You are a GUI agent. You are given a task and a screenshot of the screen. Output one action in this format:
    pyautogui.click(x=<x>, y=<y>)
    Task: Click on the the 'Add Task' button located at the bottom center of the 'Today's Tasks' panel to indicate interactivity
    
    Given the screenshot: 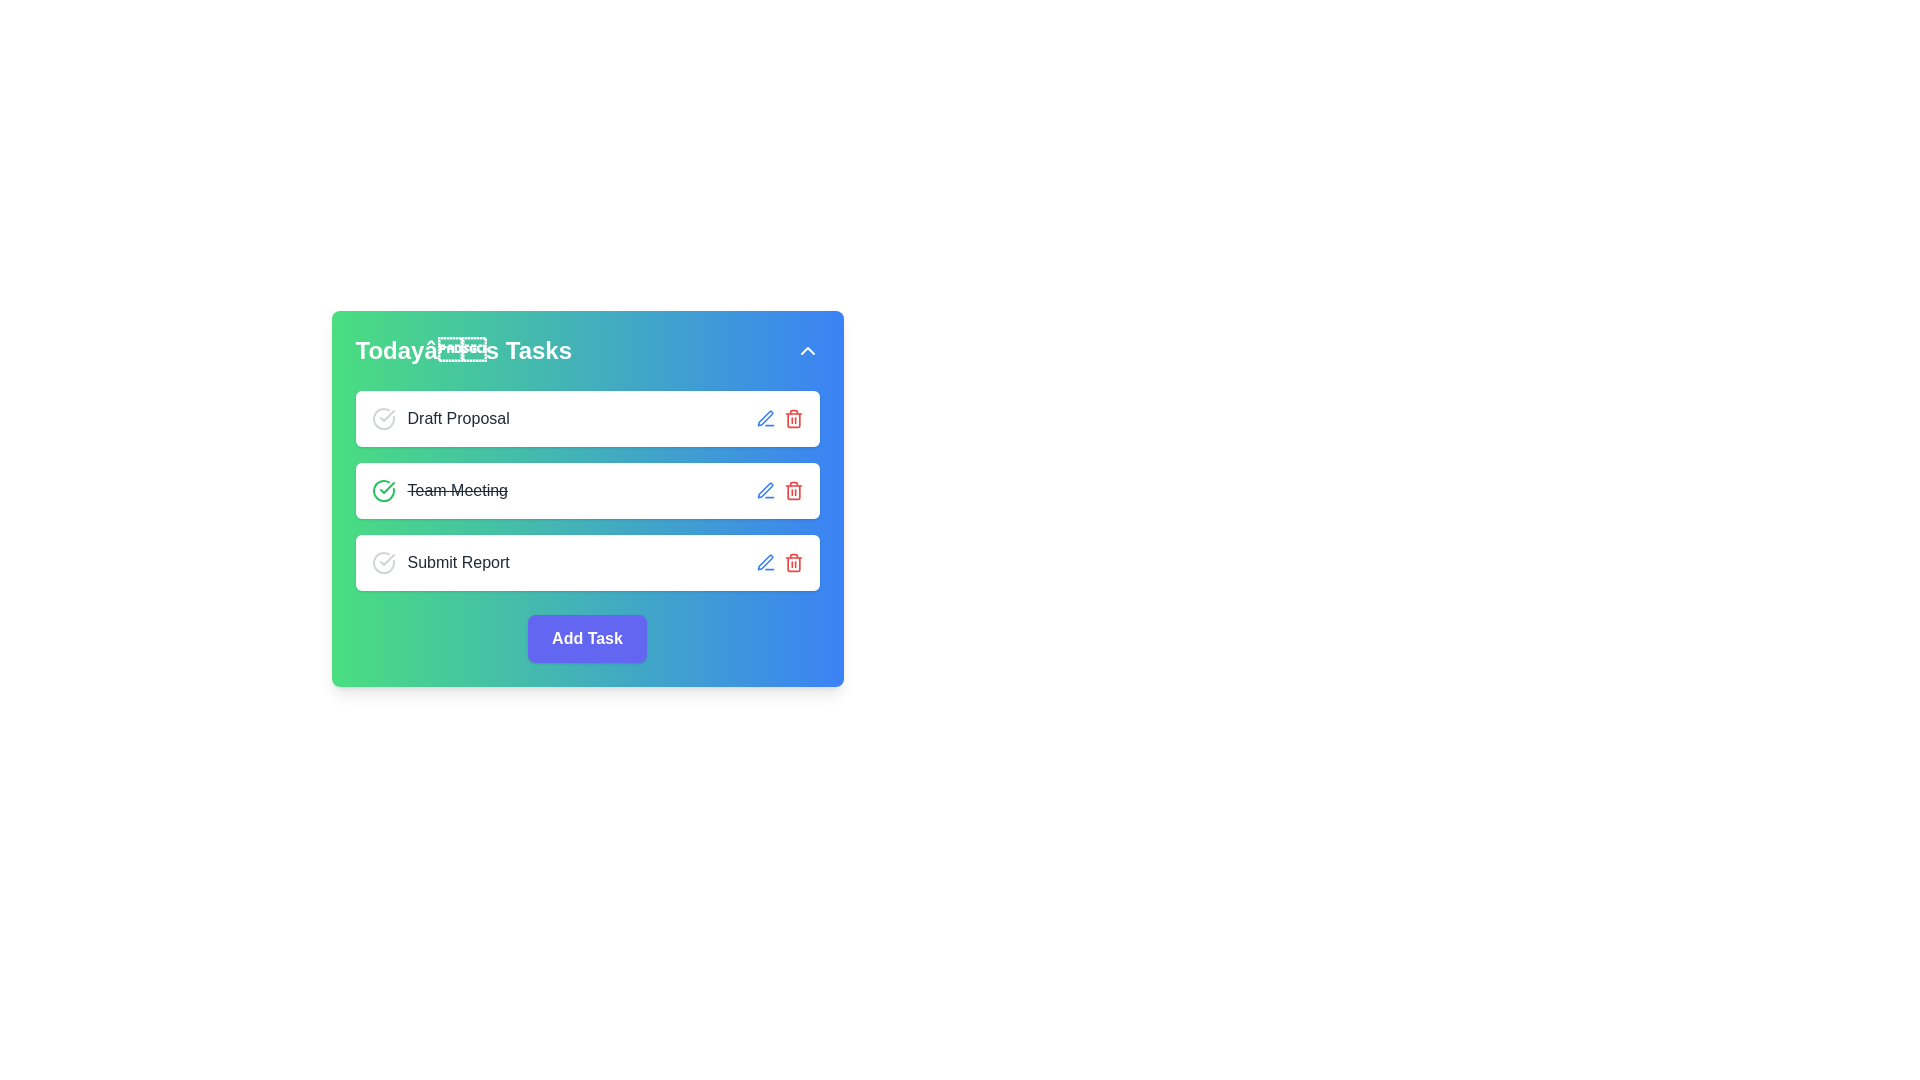 What is the action you would take?
    pyautogui.click(x=586, y=639)
    